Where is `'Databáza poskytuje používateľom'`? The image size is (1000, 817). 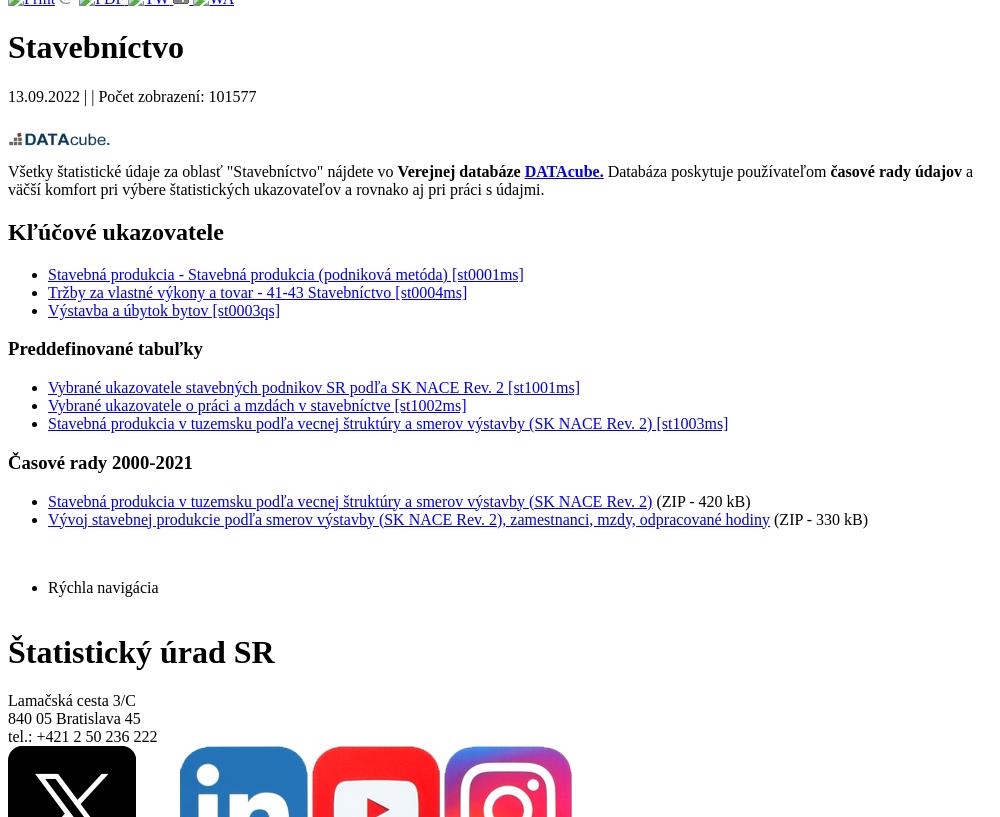
'Databáza poskytuje používateľom' is located at coordinates (602, 169).